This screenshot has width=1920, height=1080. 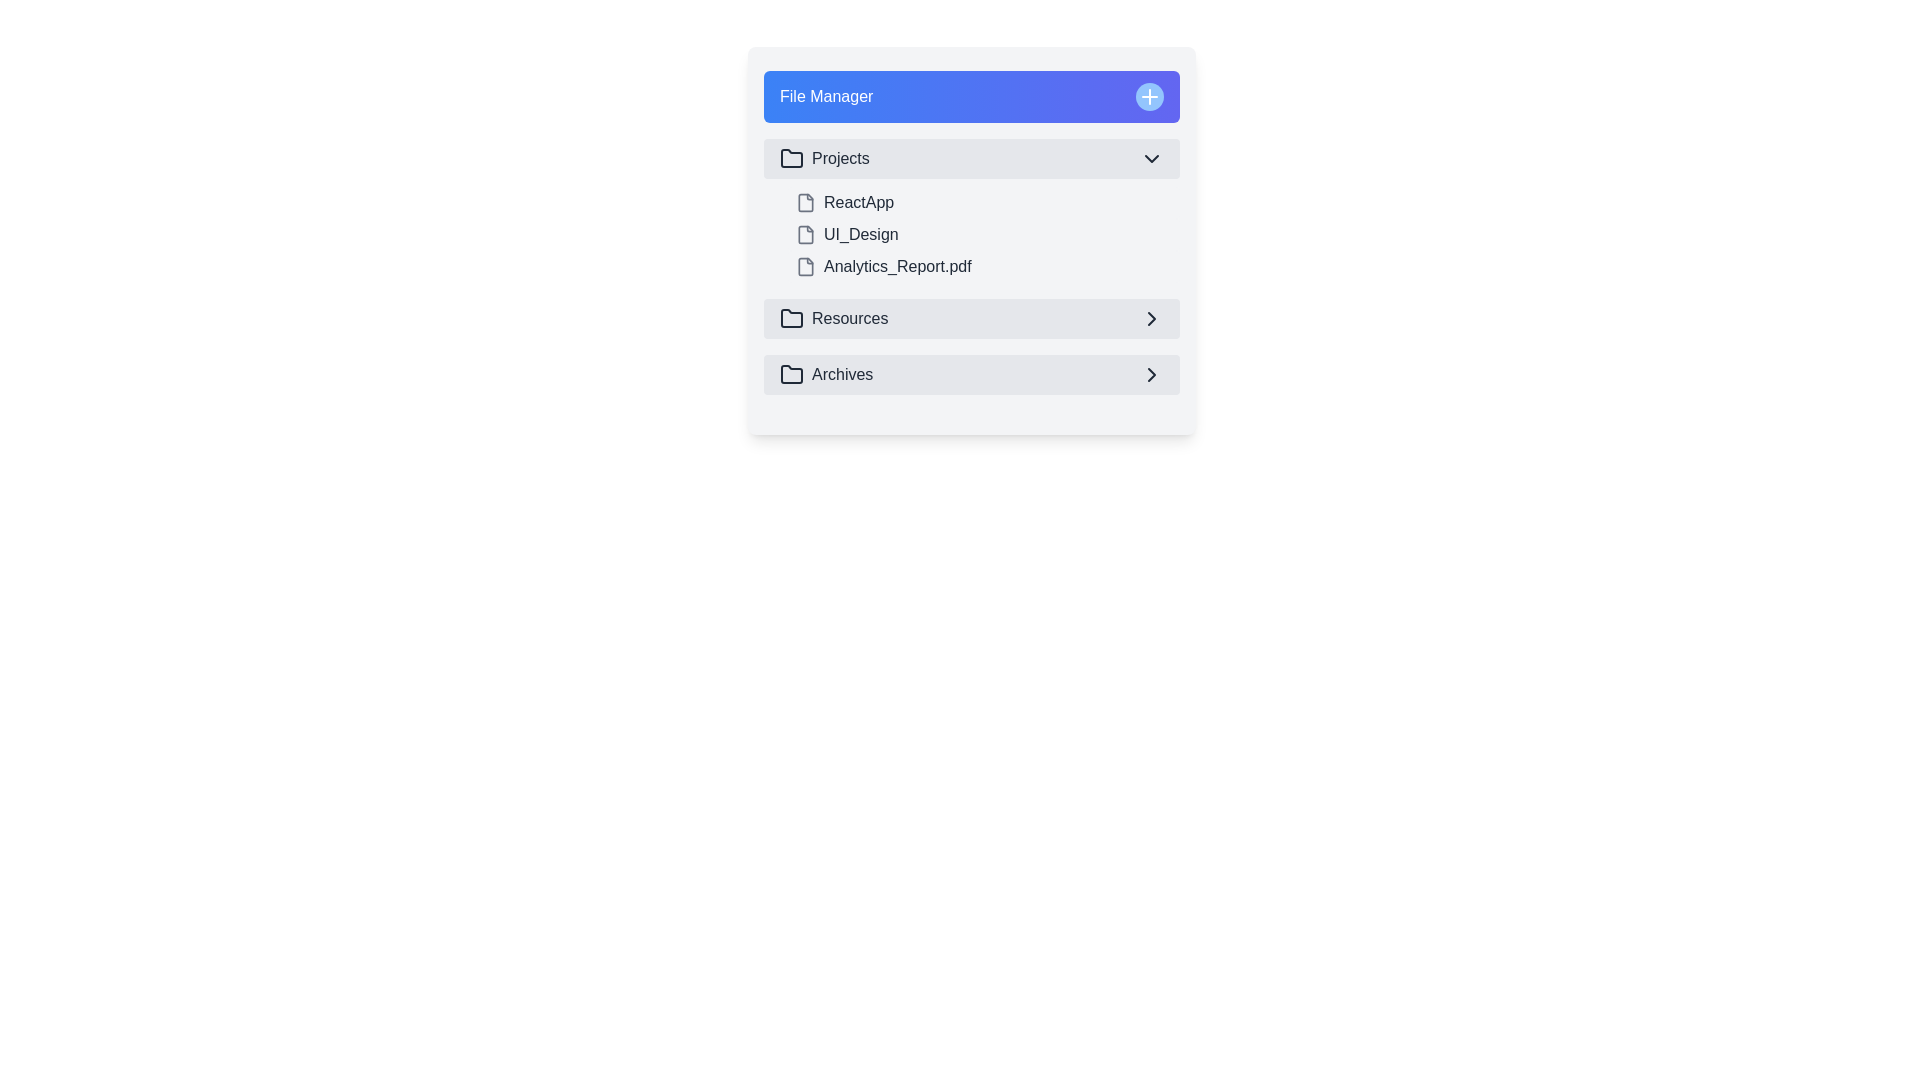 I want to click on the Dropdown toggle button represented by a downward-facing arrow icon, located to the right of the 'Projects' label in the 'File Manager' section, to indicate it is interactive, so click(x=1152, y=157).